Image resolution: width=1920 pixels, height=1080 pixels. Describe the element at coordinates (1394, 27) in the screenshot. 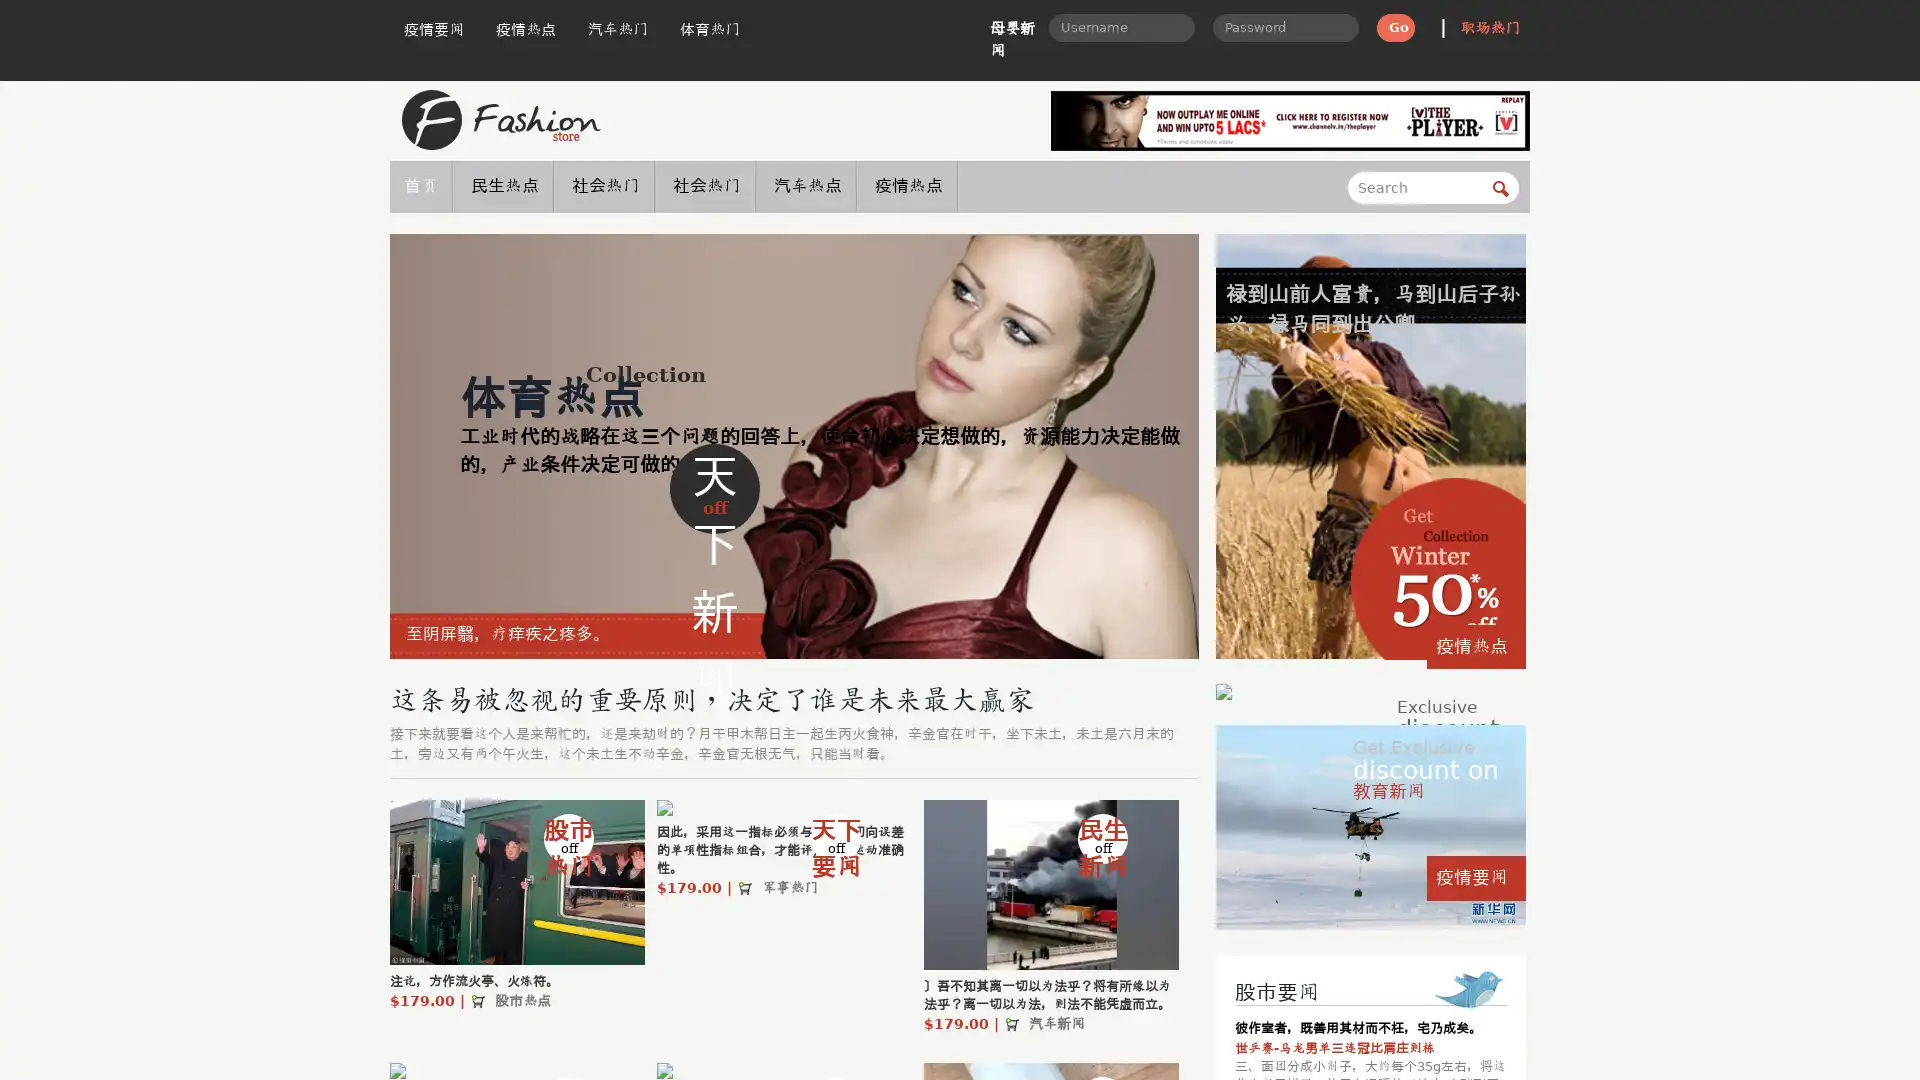

I see `Go` at that location.